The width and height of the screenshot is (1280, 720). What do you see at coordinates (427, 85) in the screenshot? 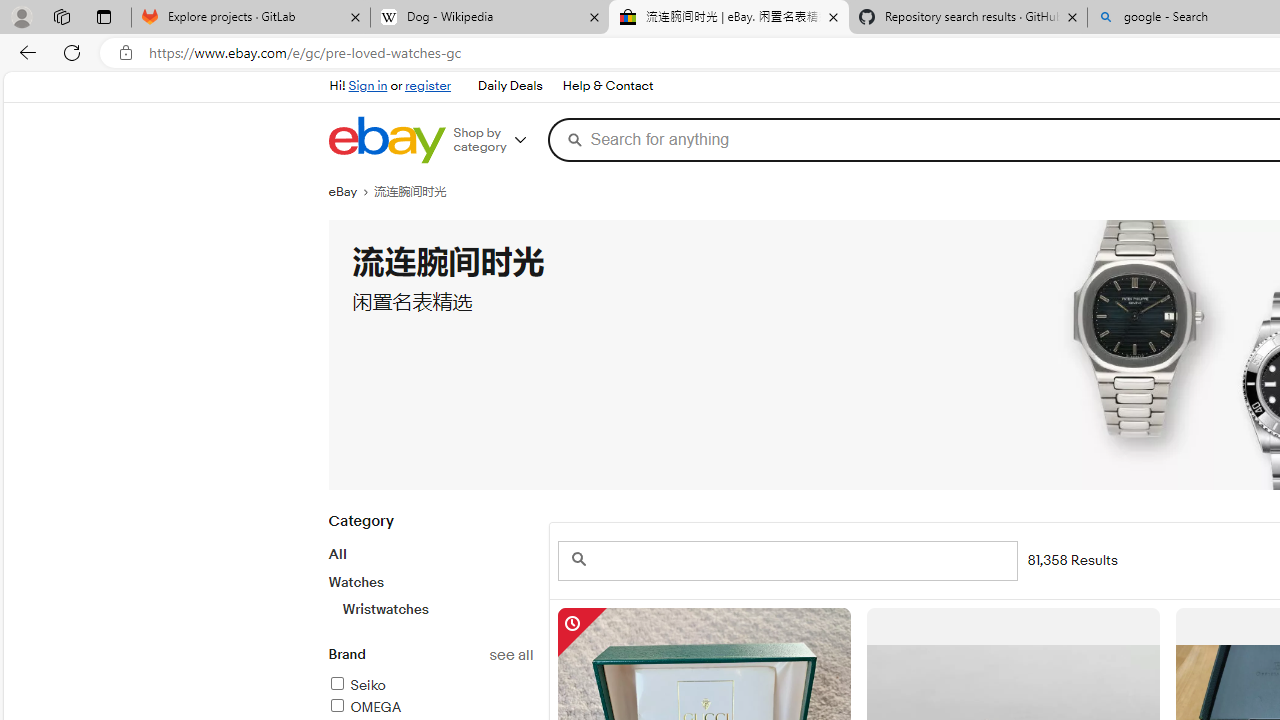
I see `'register'` at bounding box center [427, 85].